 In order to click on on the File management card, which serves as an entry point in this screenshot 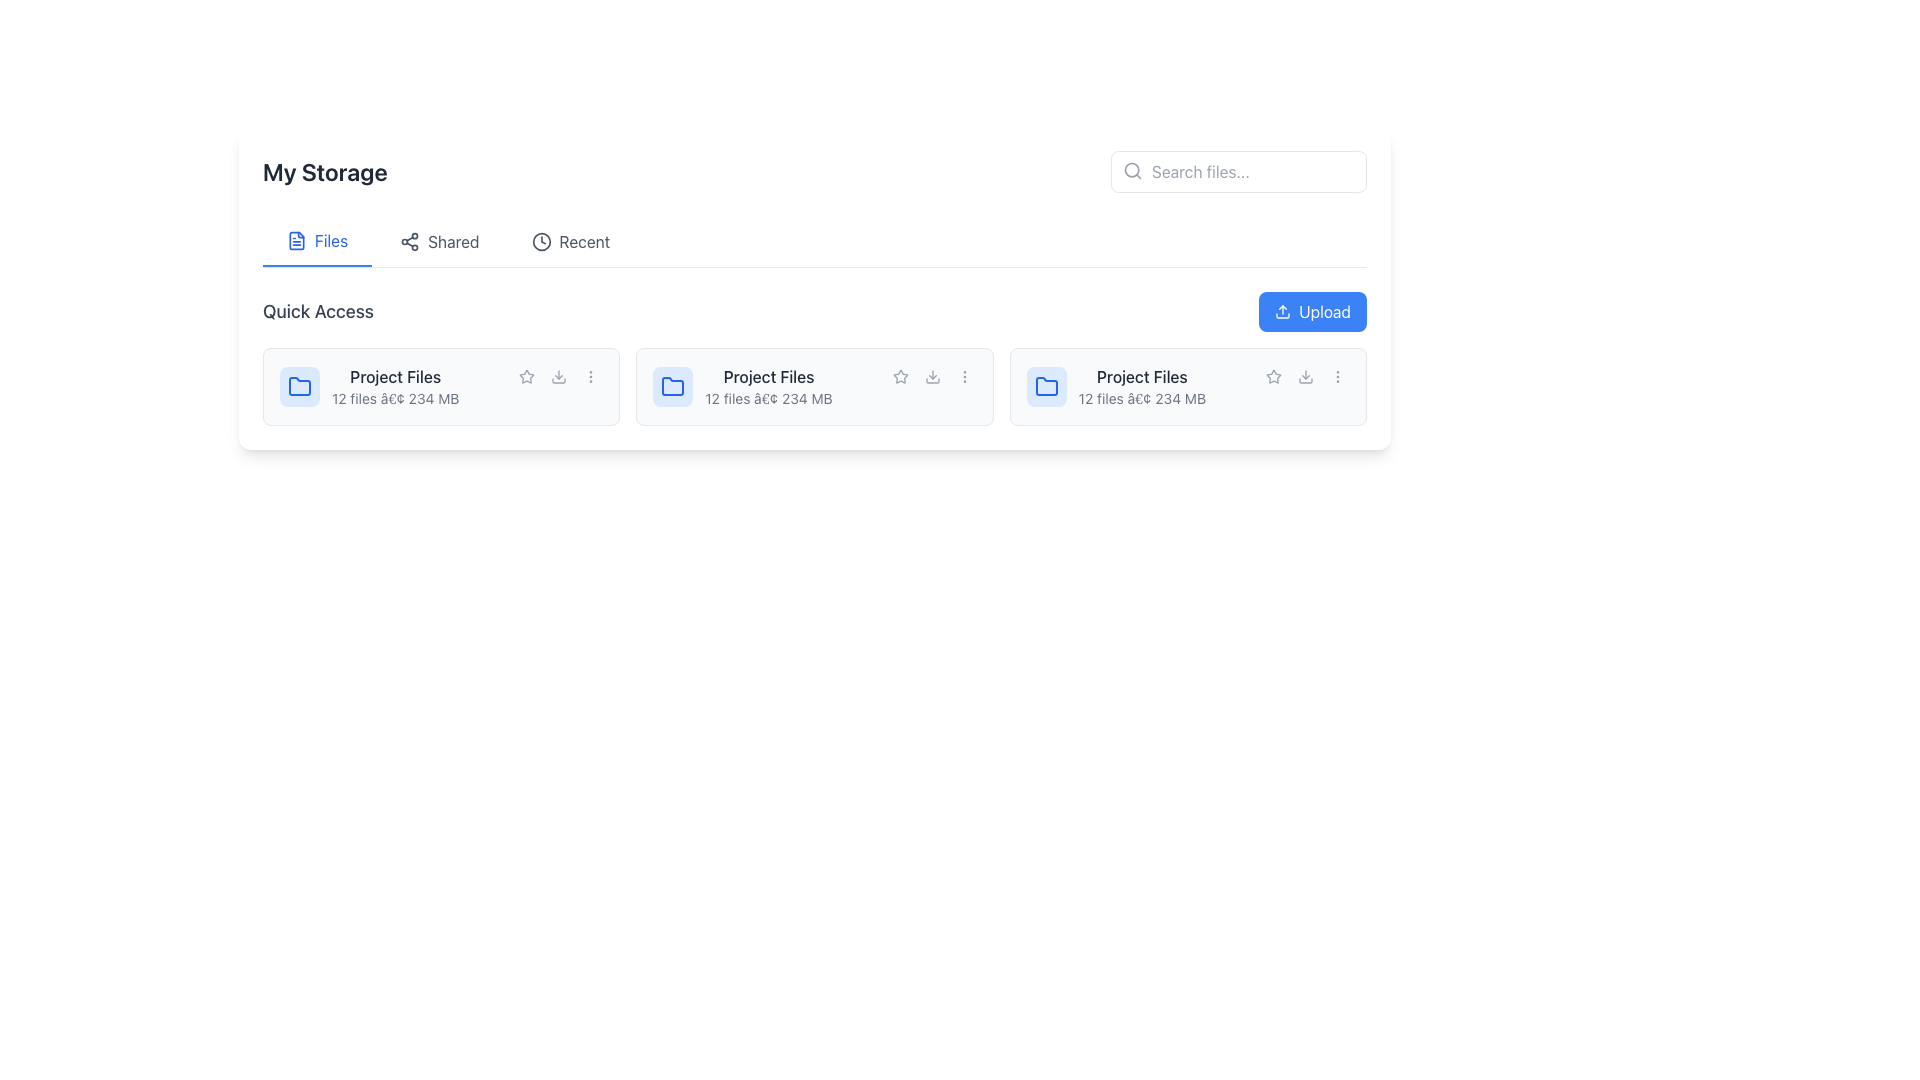, I will do `click(440, 386)`.